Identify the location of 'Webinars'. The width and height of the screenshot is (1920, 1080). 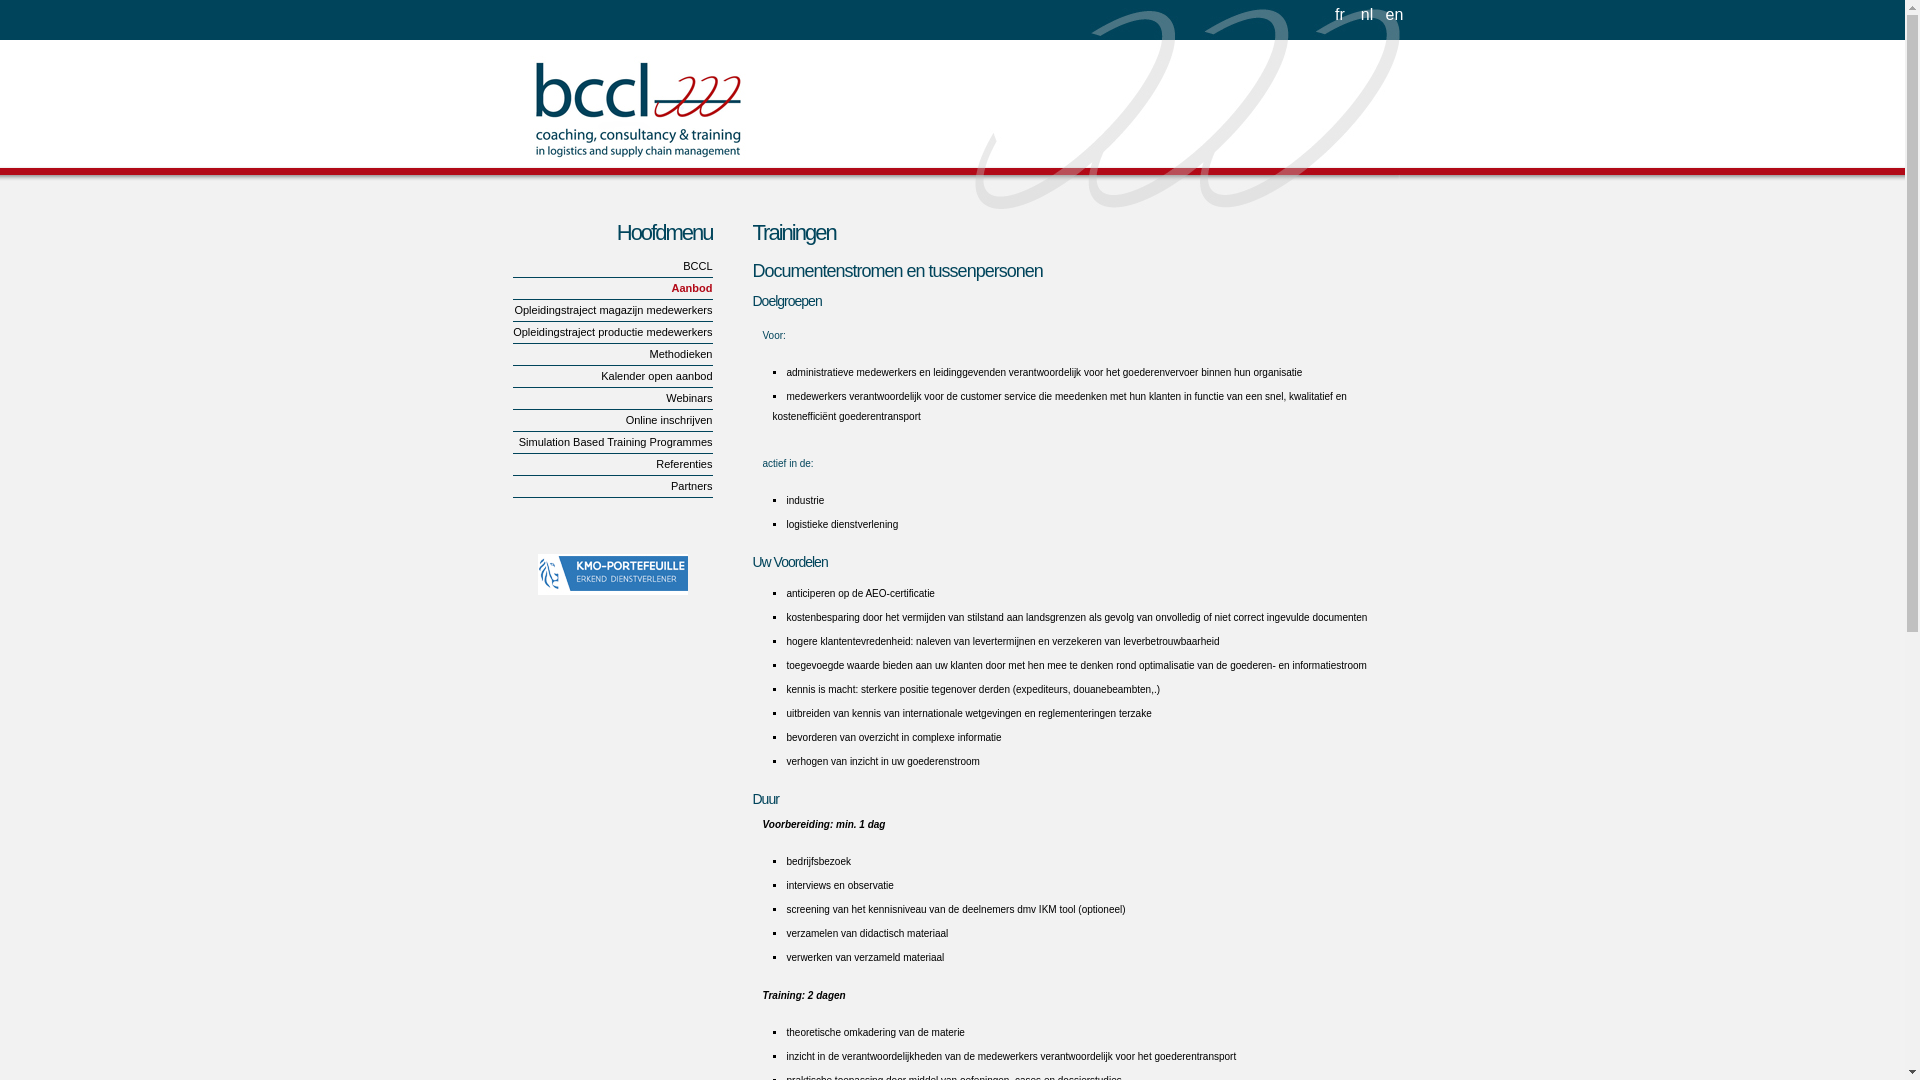
(610, 398).